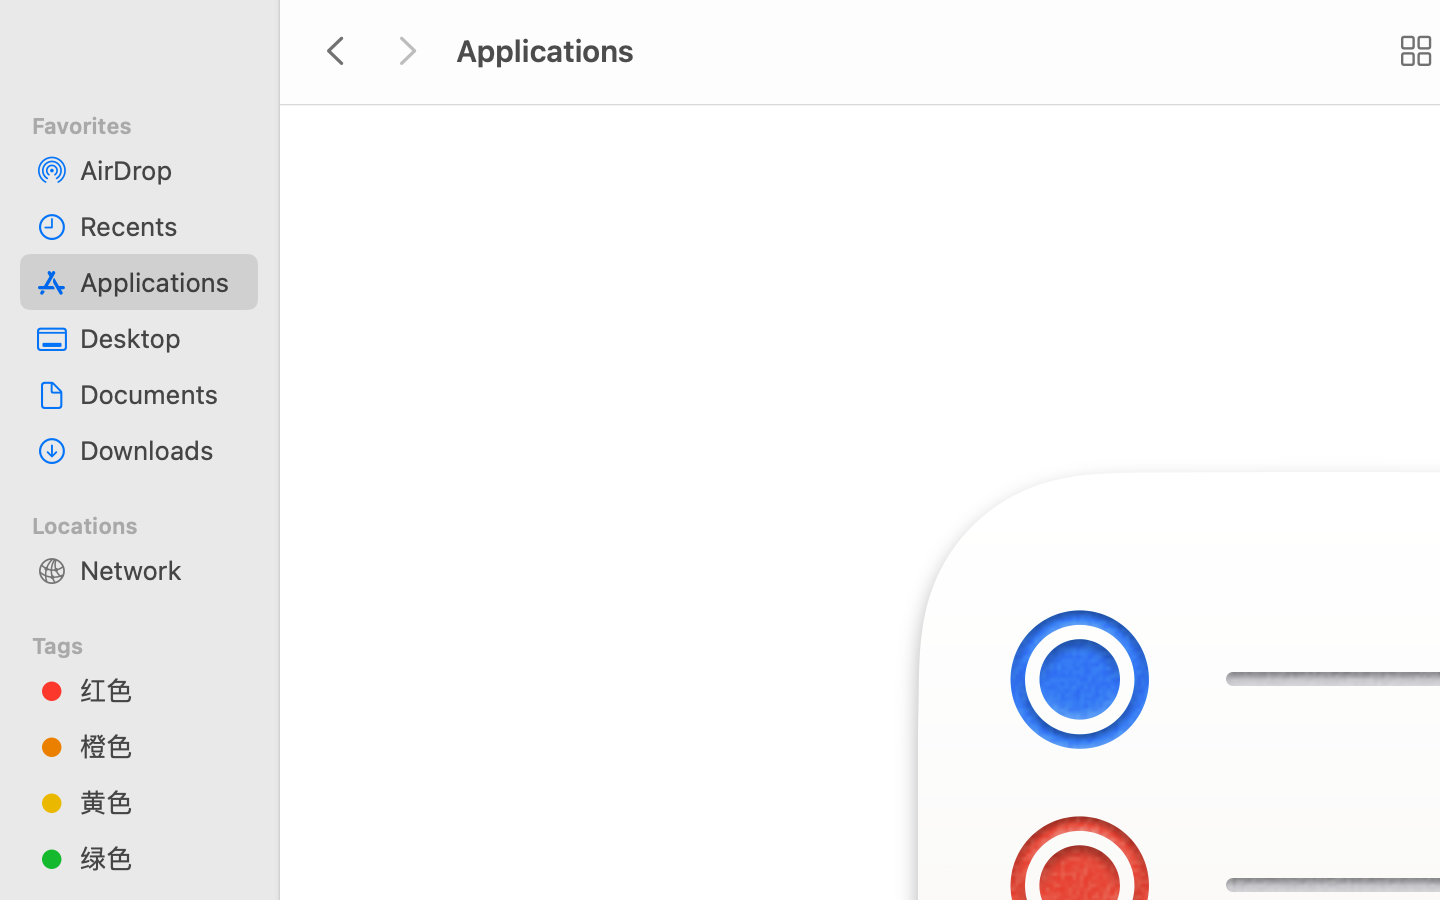 This screenshot has height=900, width=1440. What do you see at coordinates (159, 857) in the screenshot?
I see `'绿色'` at bounding box center [159, 857].